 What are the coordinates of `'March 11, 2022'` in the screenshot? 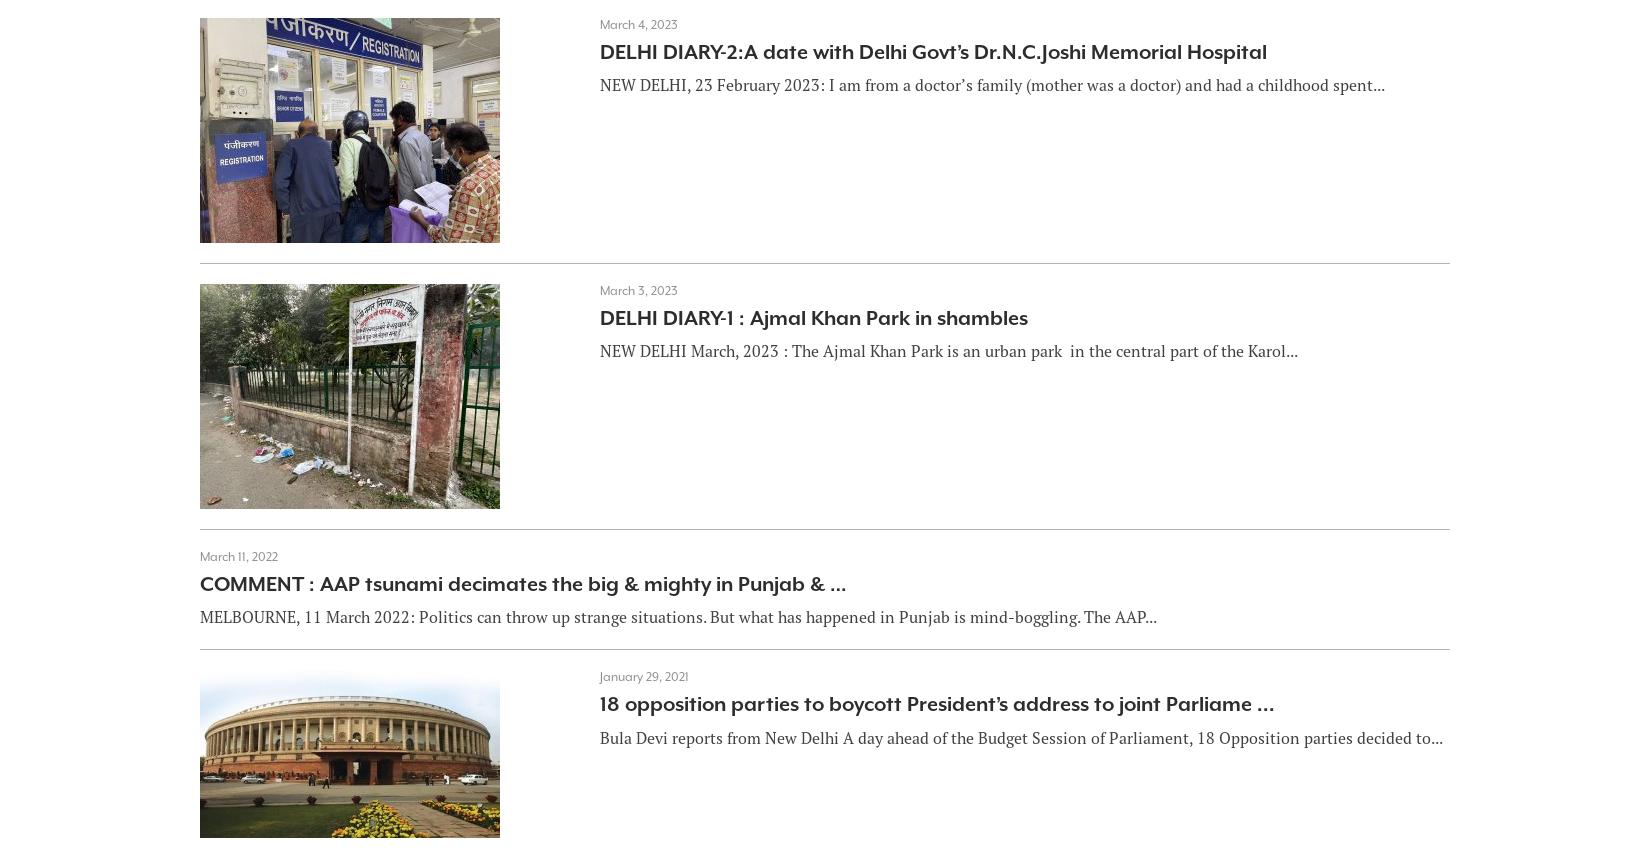 It's located at (199, 555).